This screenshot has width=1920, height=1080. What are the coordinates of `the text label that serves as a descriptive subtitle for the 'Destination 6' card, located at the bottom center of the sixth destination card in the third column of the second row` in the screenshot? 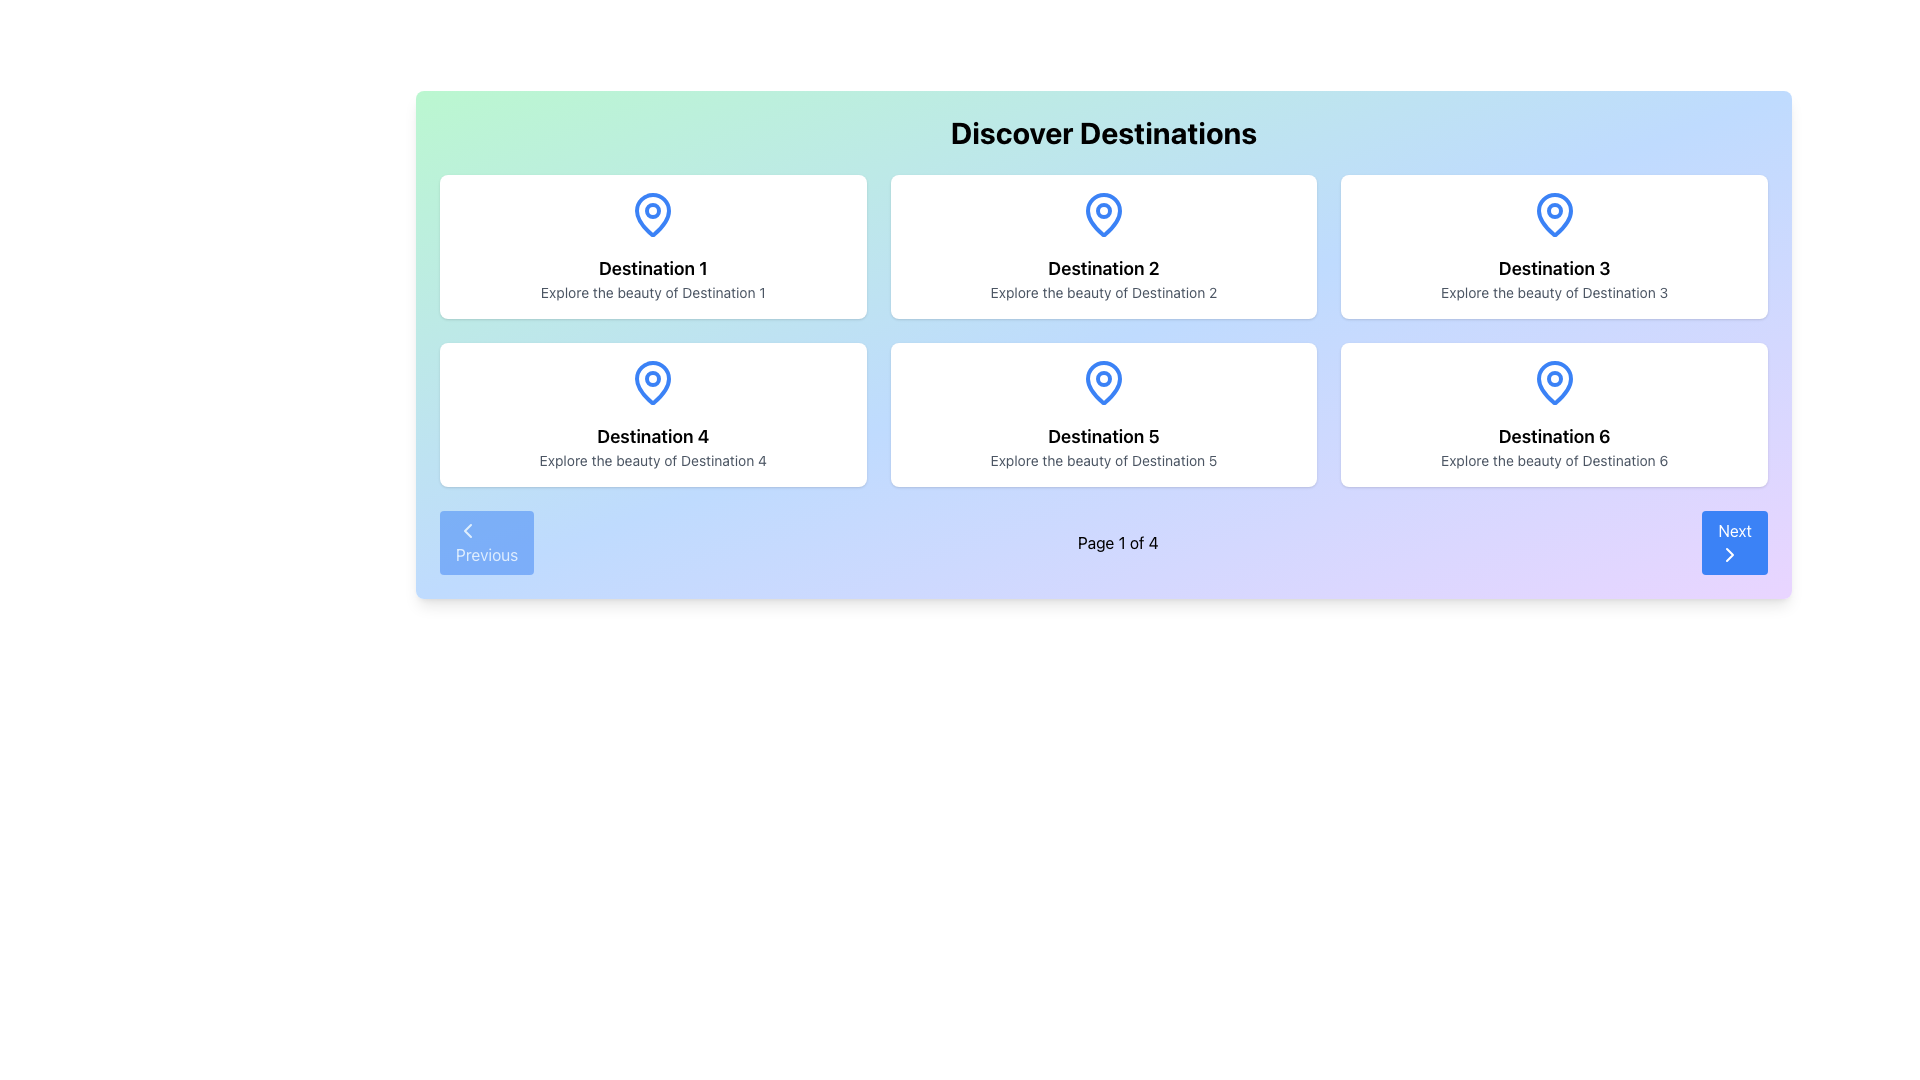 It's located at (1553, 461).